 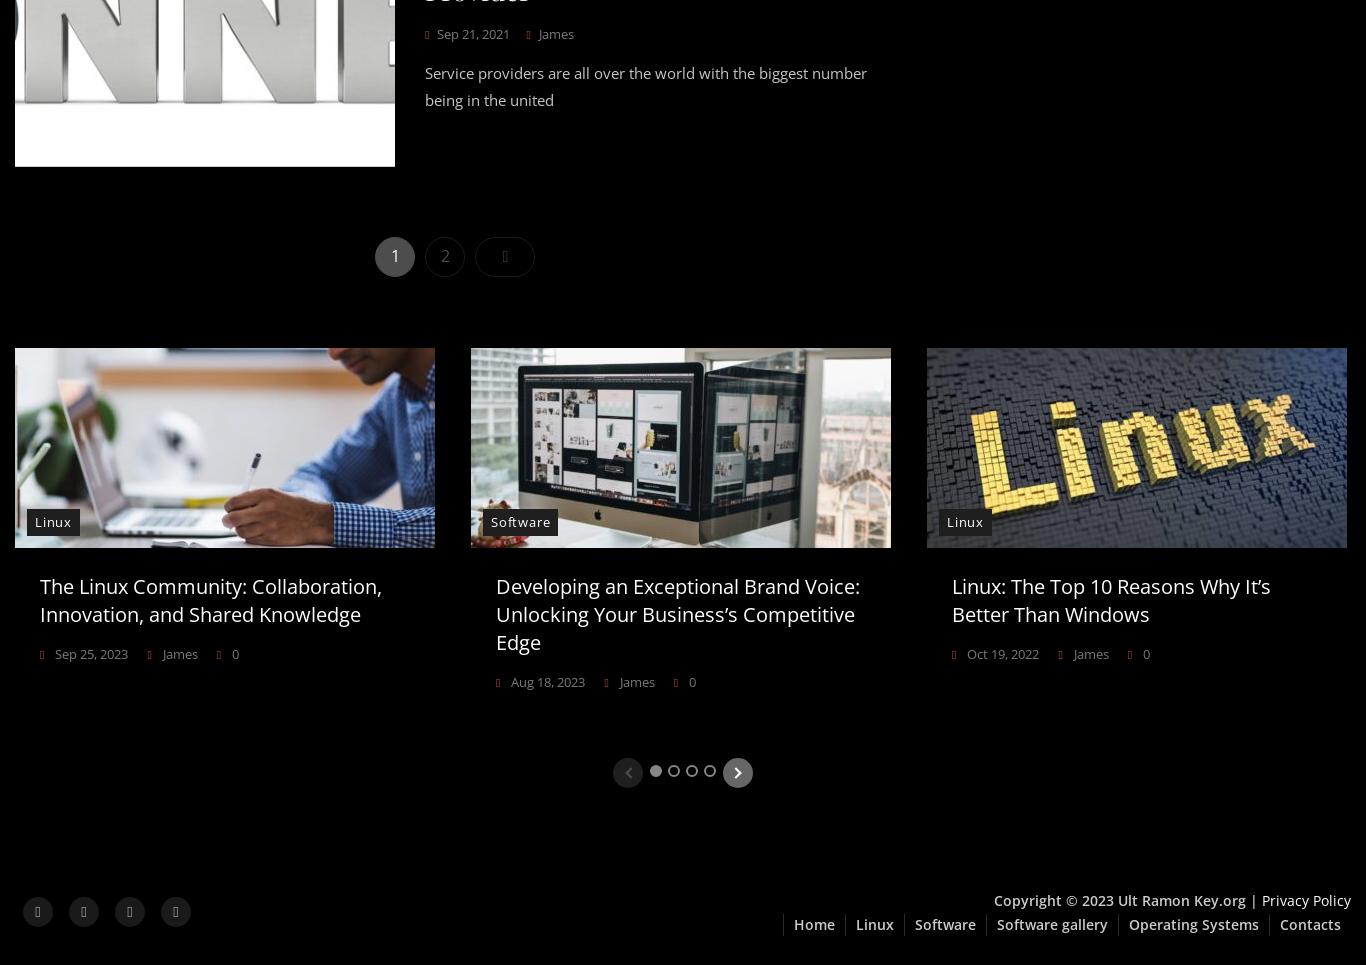 What do you see at coordinates (52, 653) in the screenshot?
I see `'Sep 25, 2023'` at bounding box center [52, 653].